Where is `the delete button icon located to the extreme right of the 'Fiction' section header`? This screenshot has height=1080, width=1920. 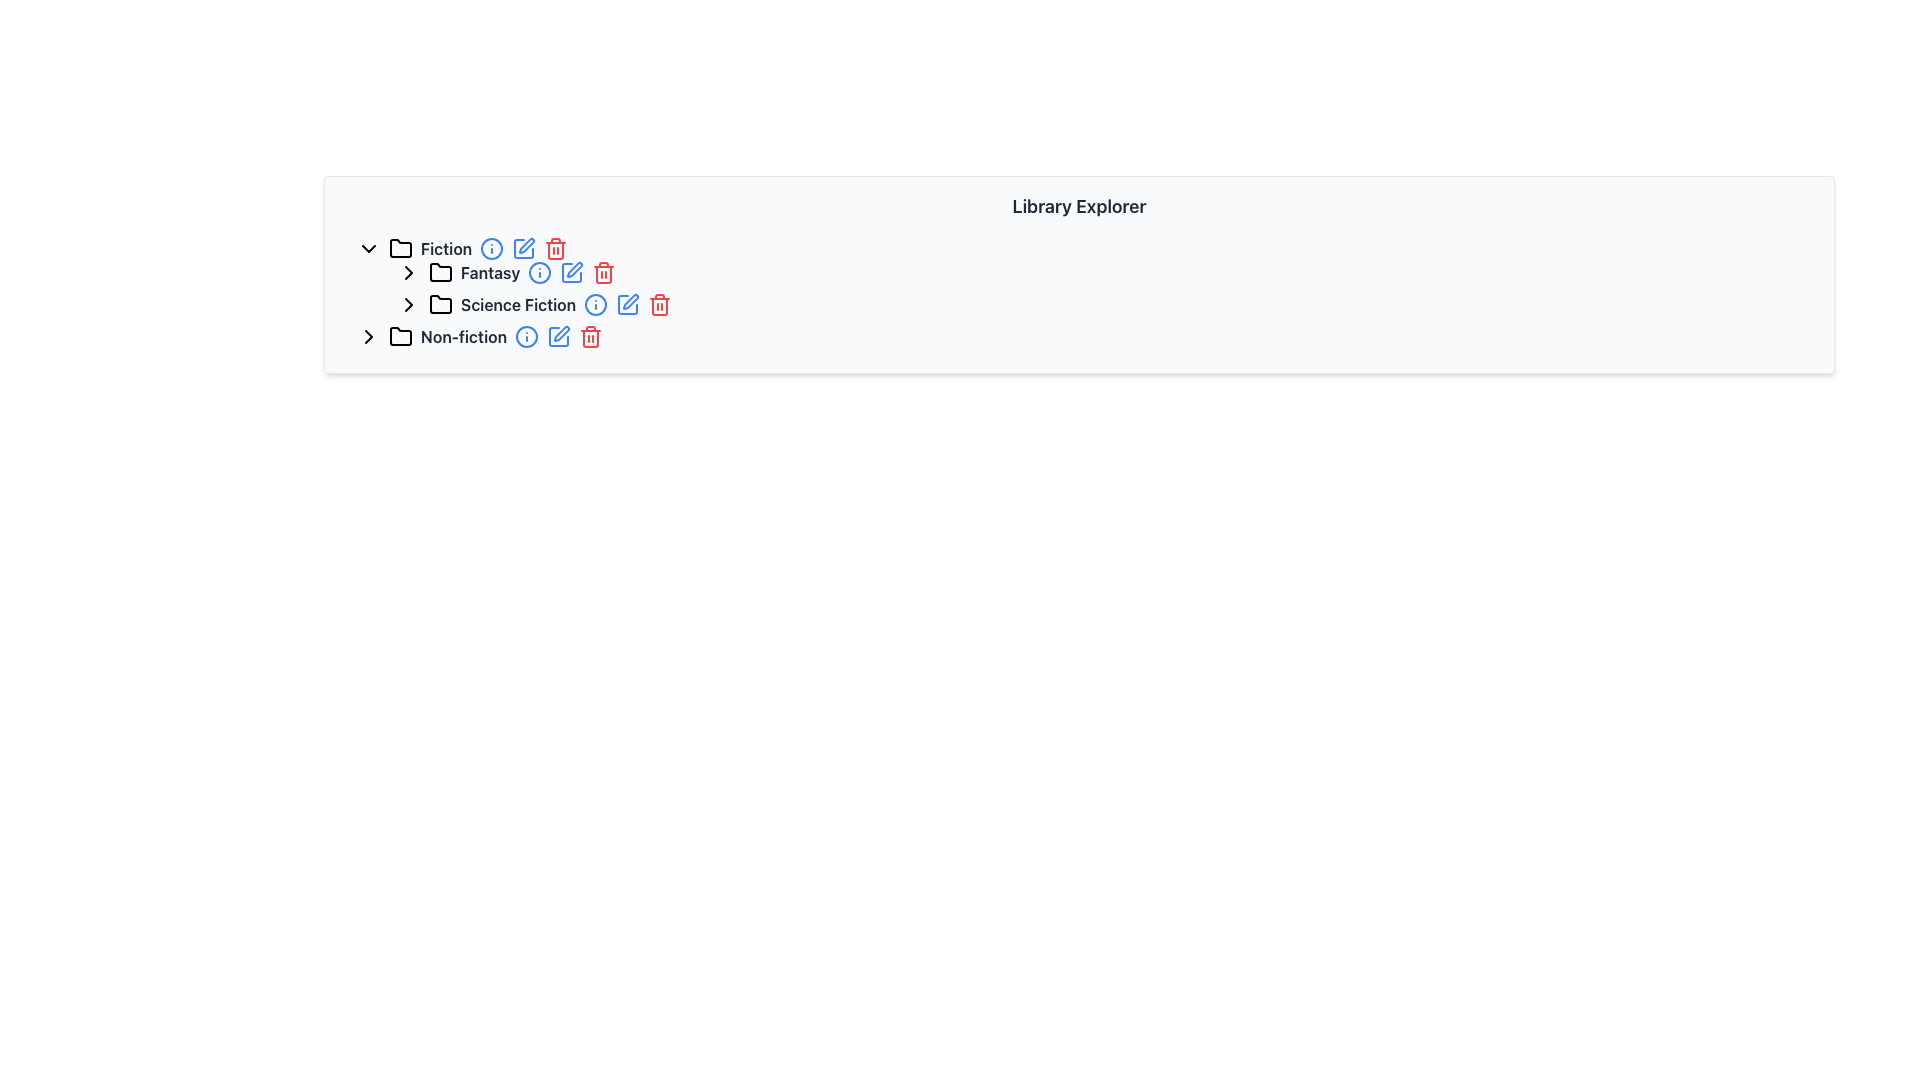 the delete button icon located to the extreme right of the 'Fiction' section header is located at coordinates (556, 248).